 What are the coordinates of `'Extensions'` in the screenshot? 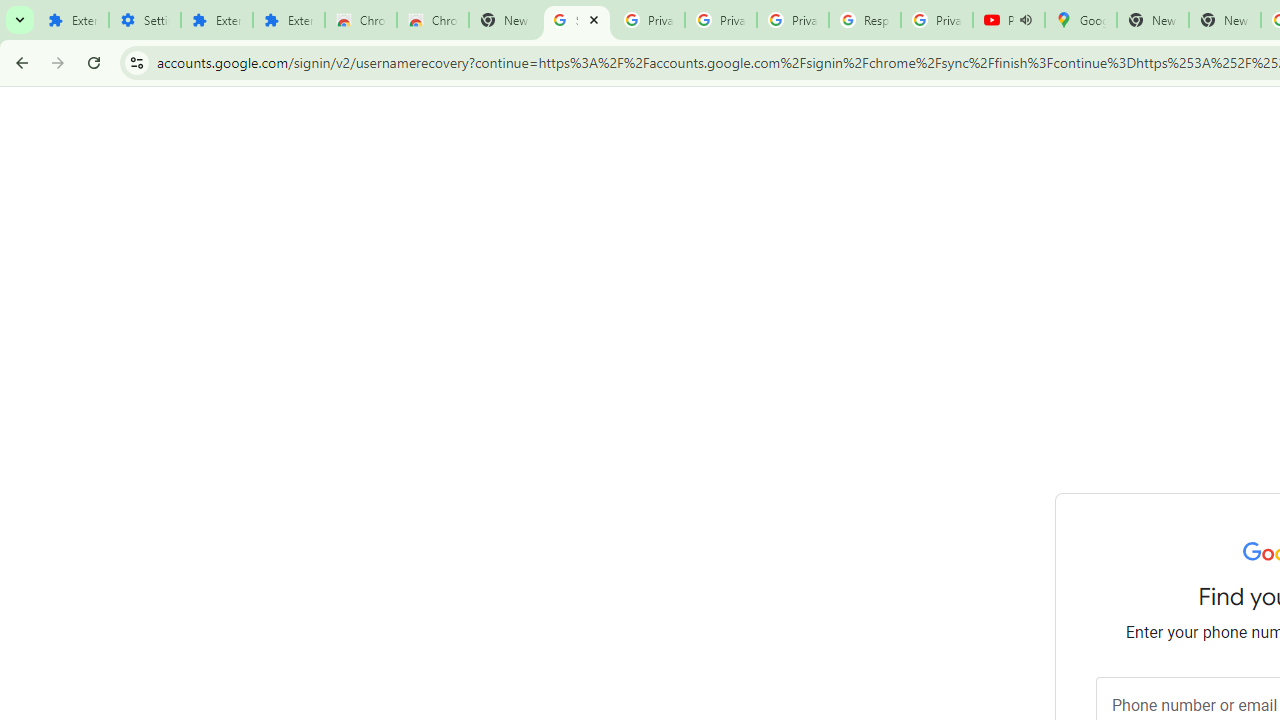 It's located at (288, 20).